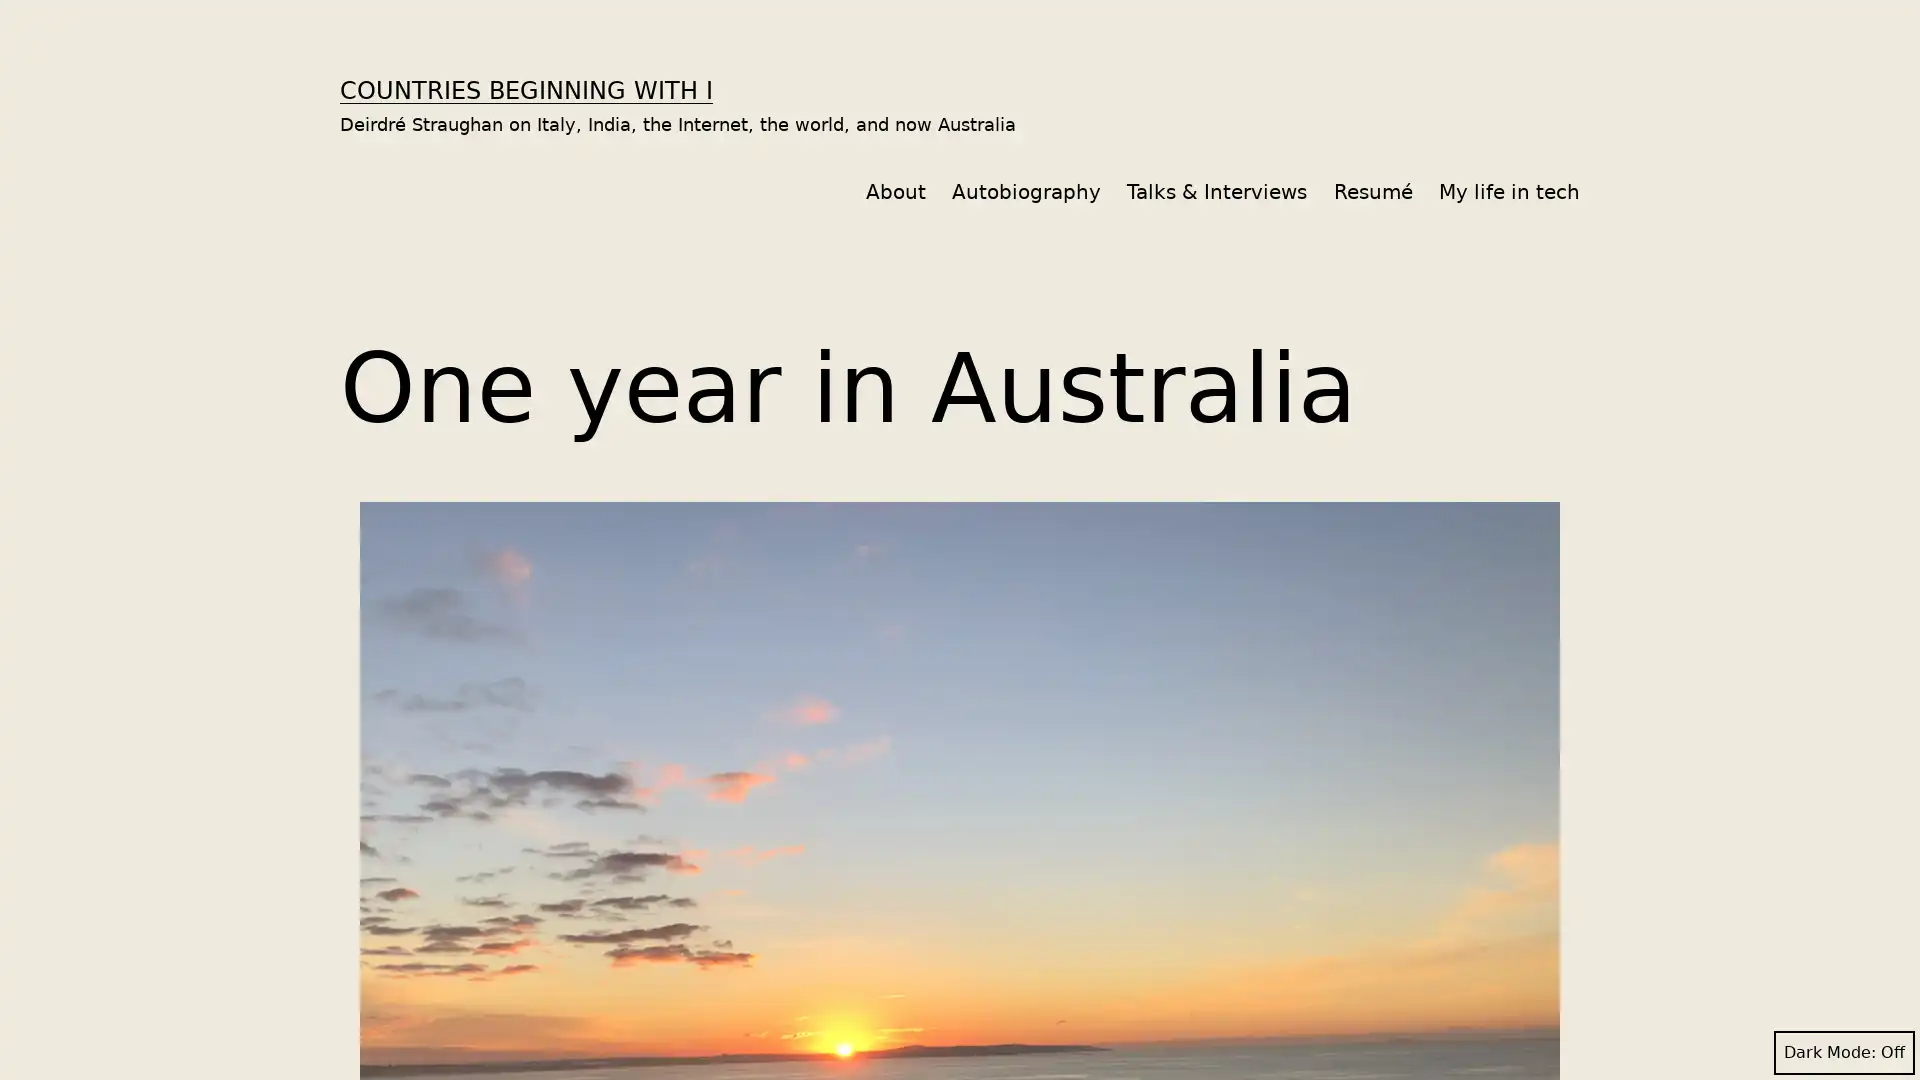 The width and height of the screenshot is (1920, 1080). Describe the element at coordinates (1843, 1052) in the screenshot. I see `Dark Mode:` at that location.